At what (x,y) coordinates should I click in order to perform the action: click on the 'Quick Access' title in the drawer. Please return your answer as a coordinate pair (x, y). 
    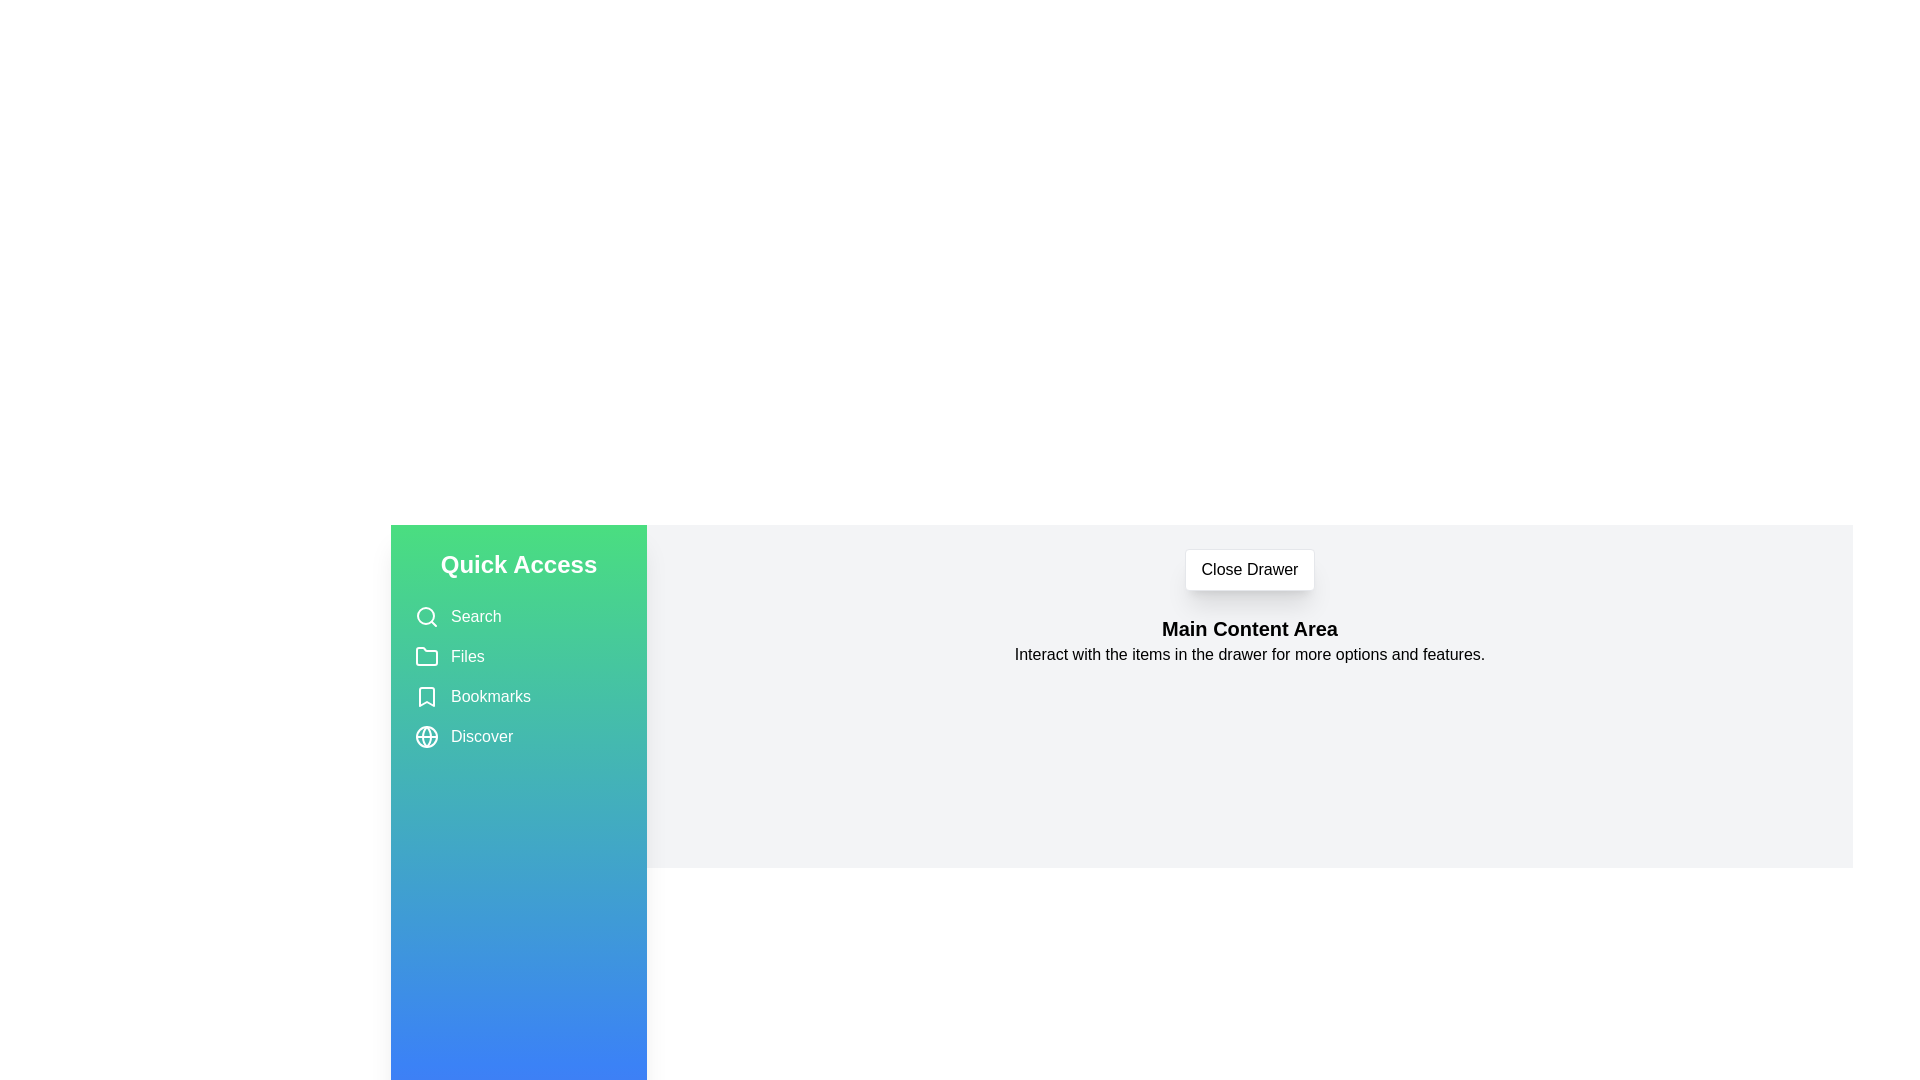
    Looking at the image, I should click on (518, 564).